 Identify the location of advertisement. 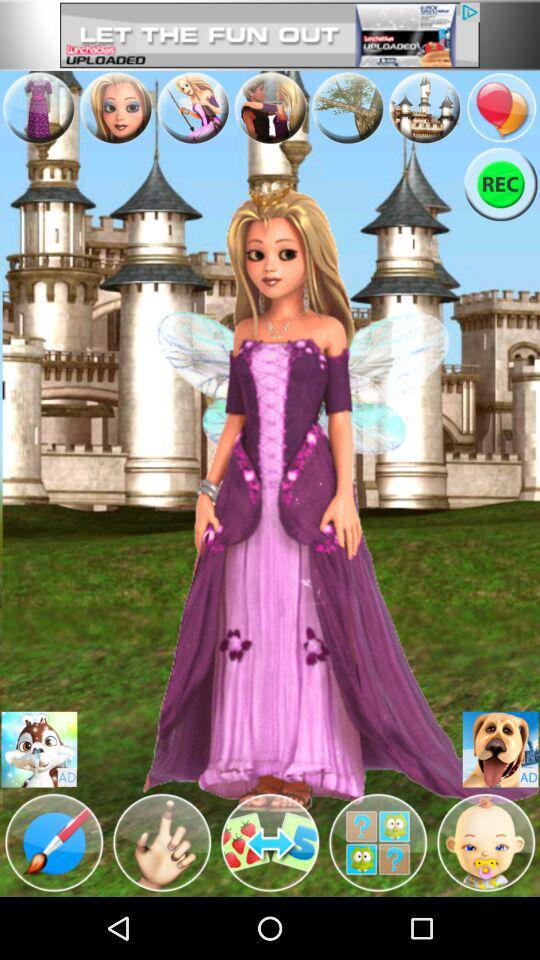
(270, 34).